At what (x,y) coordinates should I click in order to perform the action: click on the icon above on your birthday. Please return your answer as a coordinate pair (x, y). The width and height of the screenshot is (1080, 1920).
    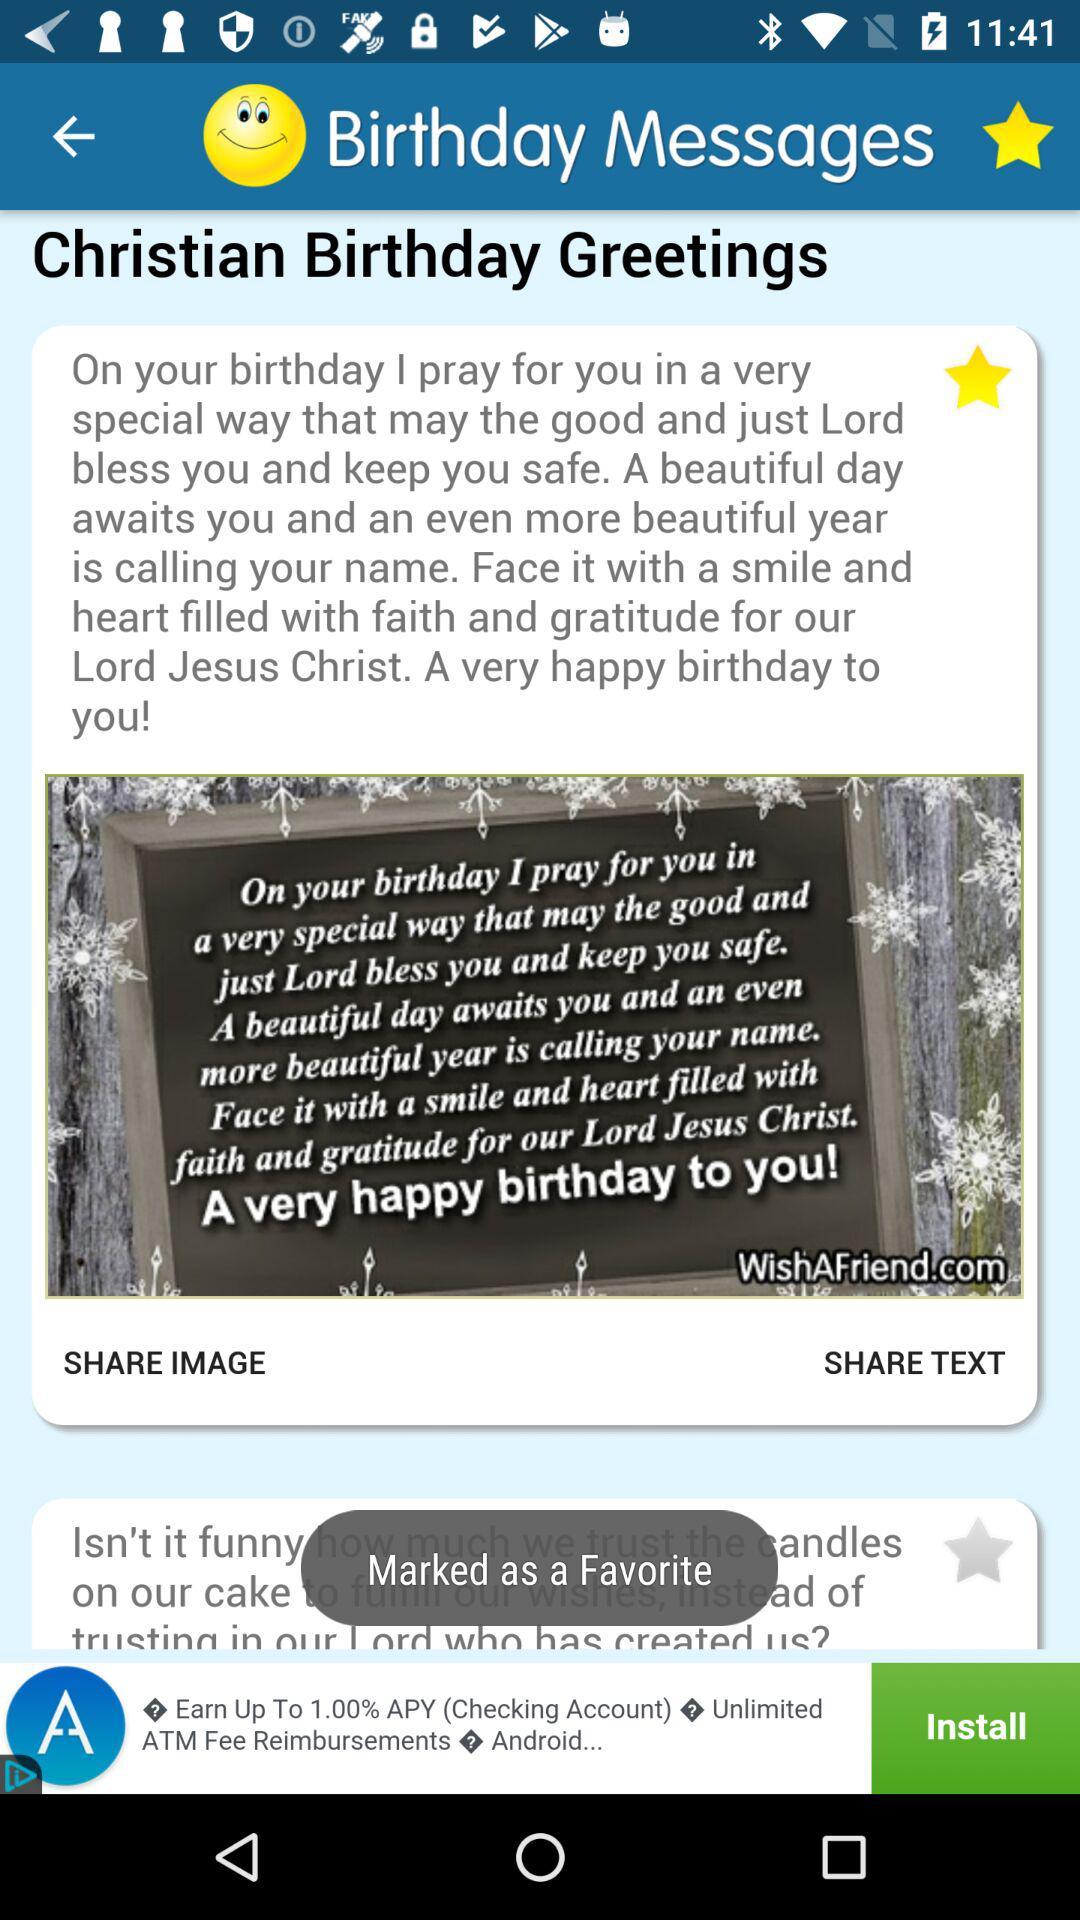
    Looking at the image, I should click on (540, 308).